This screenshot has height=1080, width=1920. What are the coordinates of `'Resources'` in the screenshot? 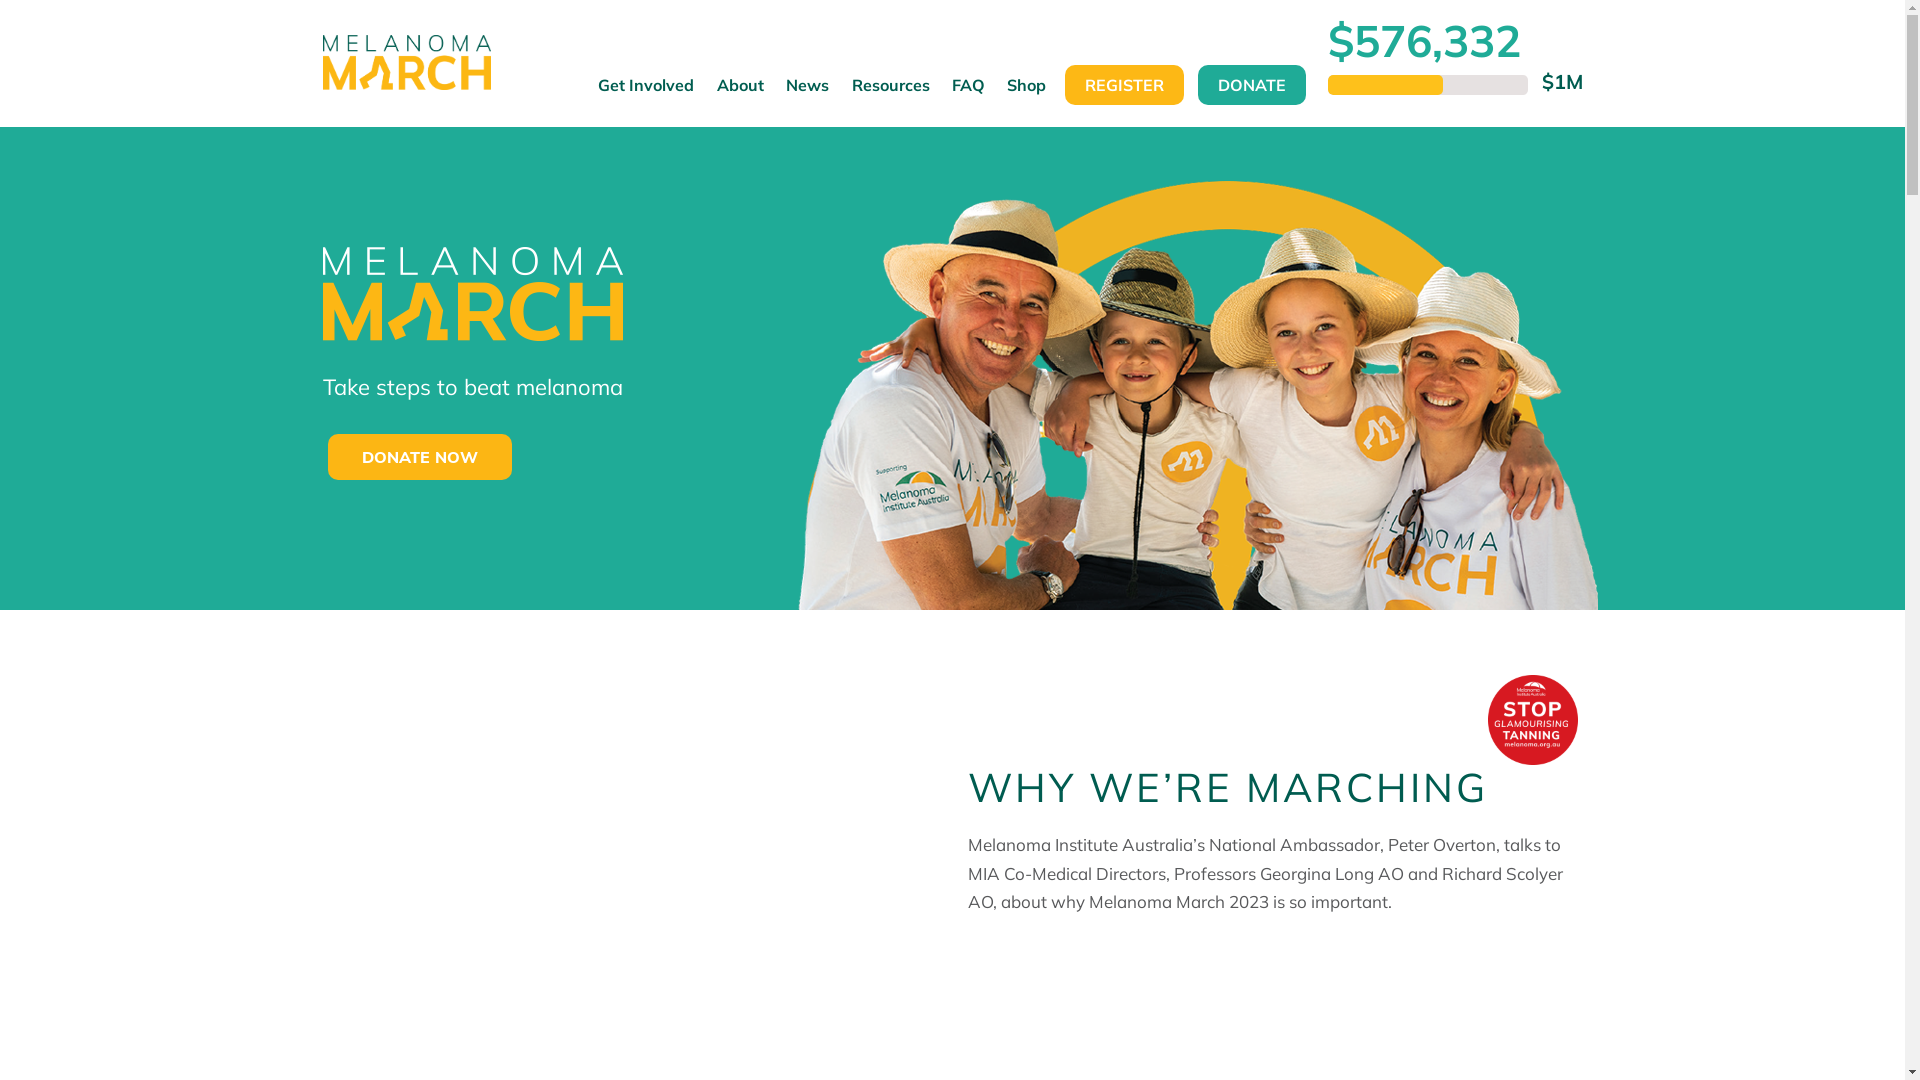 It's located at (840, 94).